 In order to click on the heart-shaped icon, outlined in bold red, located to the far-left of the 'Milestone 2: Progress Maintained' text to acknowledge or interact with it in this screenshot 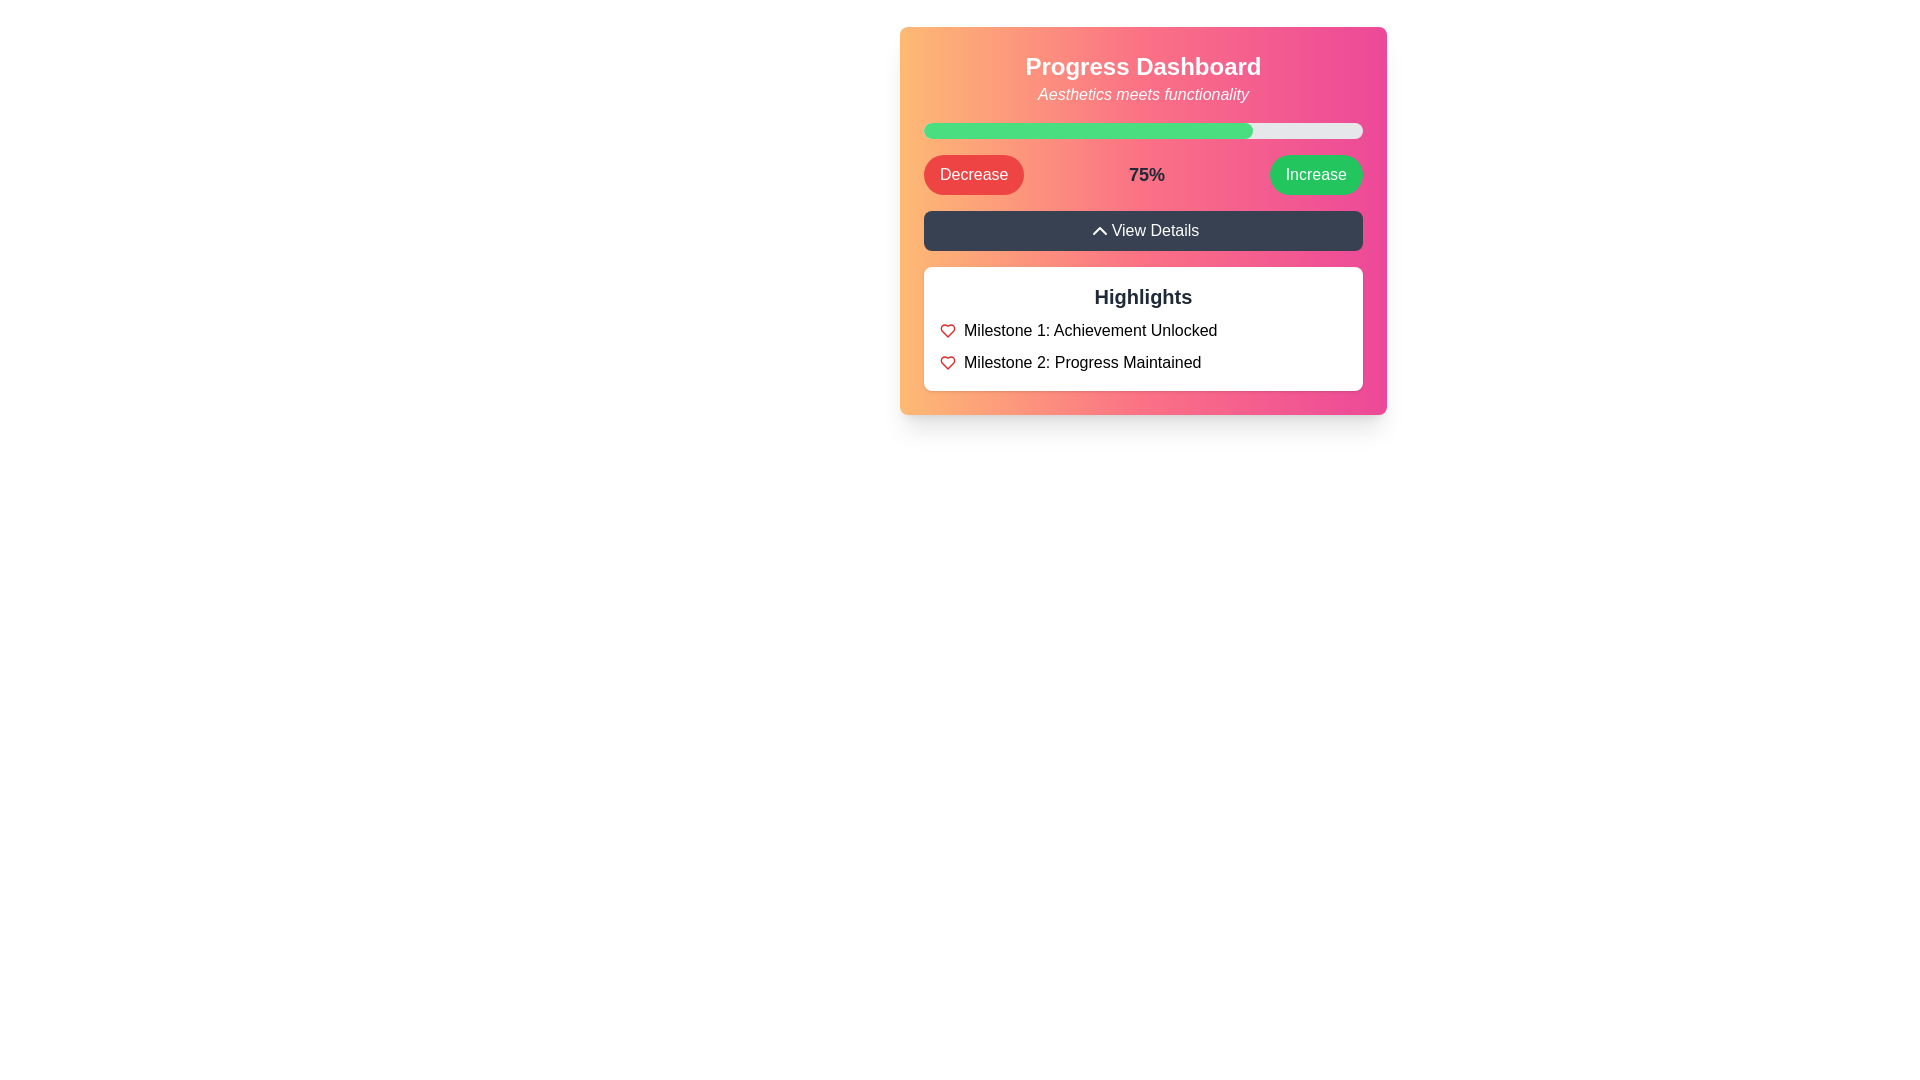, I will do `click(947, 362)`.